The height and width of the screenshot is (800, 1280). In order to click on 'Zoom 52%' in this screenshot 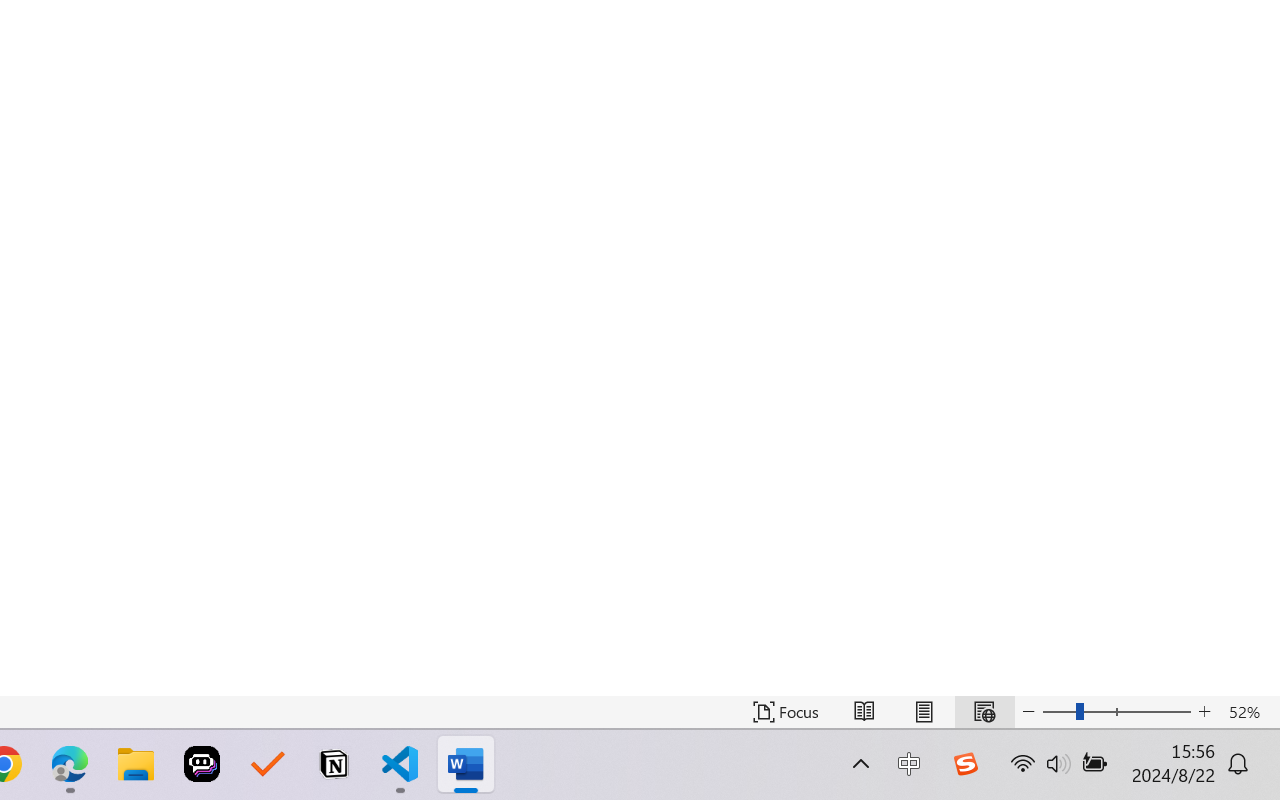, I will do `click(1248, 711)`.